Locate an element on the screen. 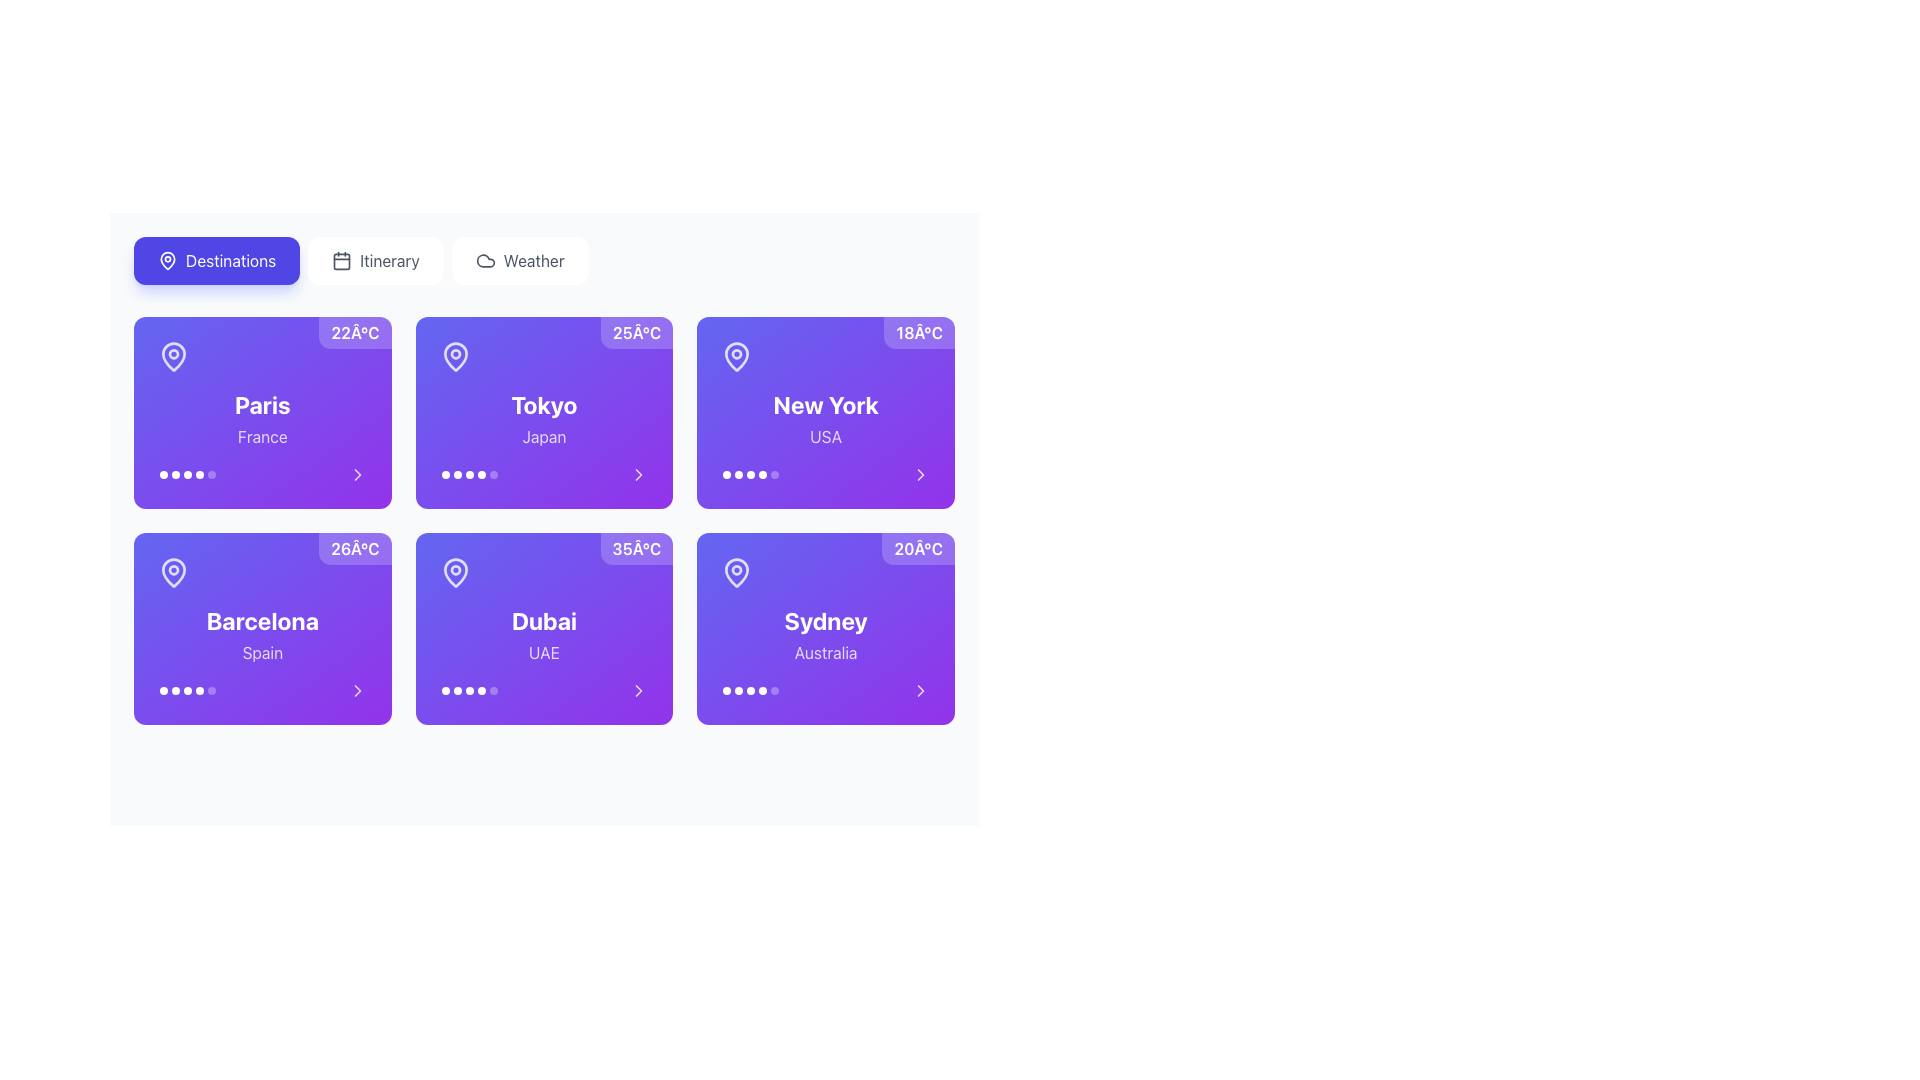 This screenshot has height=1080, width=1920. the center dot of the progress indicator, which is a semi-transparent white circle among five horizontally arranged circles located at the bottom edge of the 'Barcelona' card is located at coordinates (187, 689).